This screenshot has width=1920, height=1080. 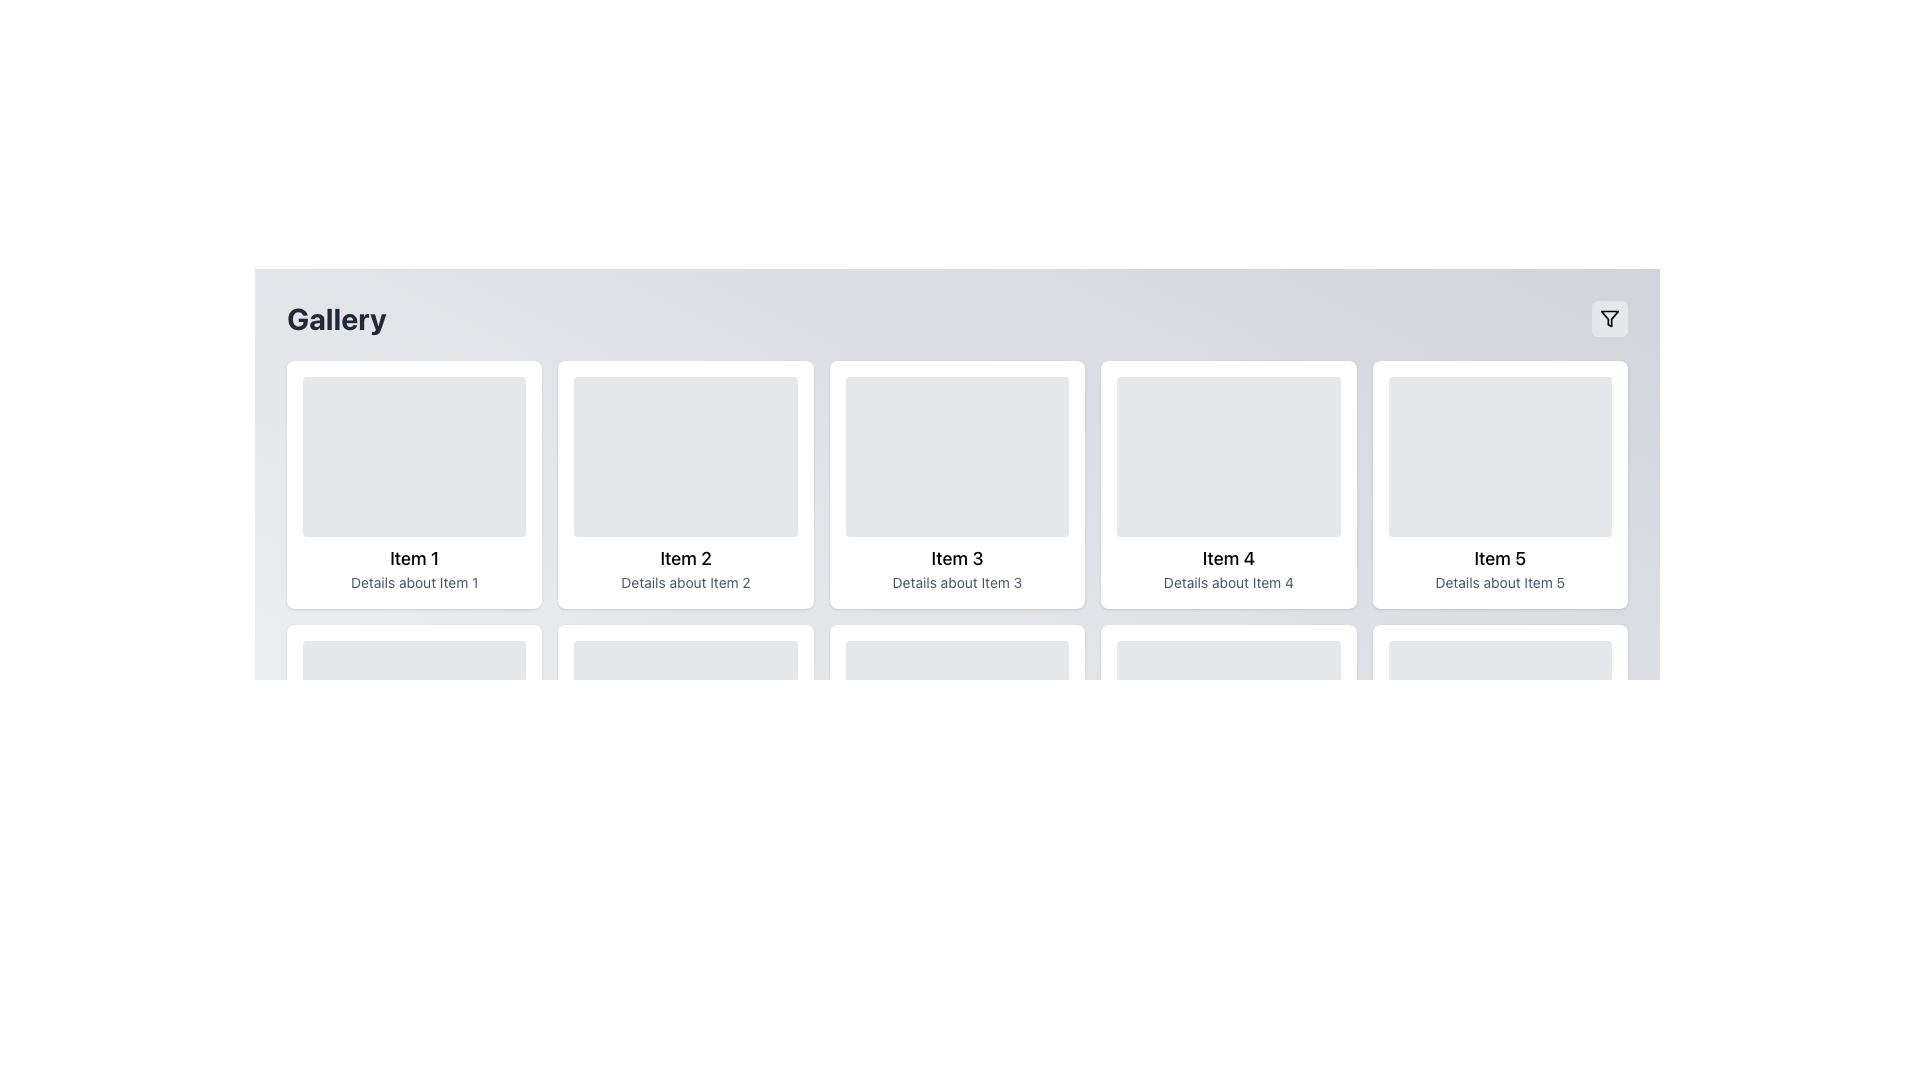 What do you see at coordinates (413, 559) in the screenshot?
I see `text element labeled 'Item 1', which is prominently displayed in bold font within the first card of a horizontally aligned list, located below a gray placeholder box` at bounding box center [413, 559].